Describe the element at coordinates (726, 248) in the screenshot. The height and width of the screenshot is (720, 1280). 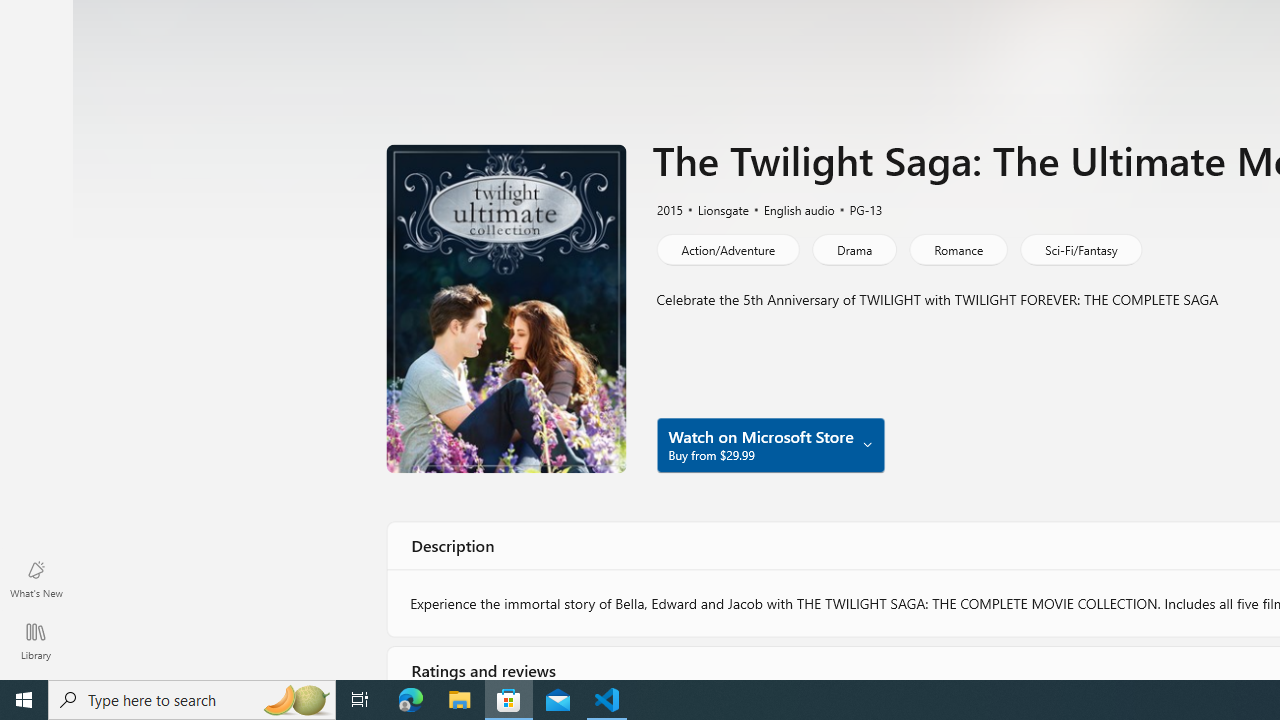
I see `'Action/Adventure'` at that location.